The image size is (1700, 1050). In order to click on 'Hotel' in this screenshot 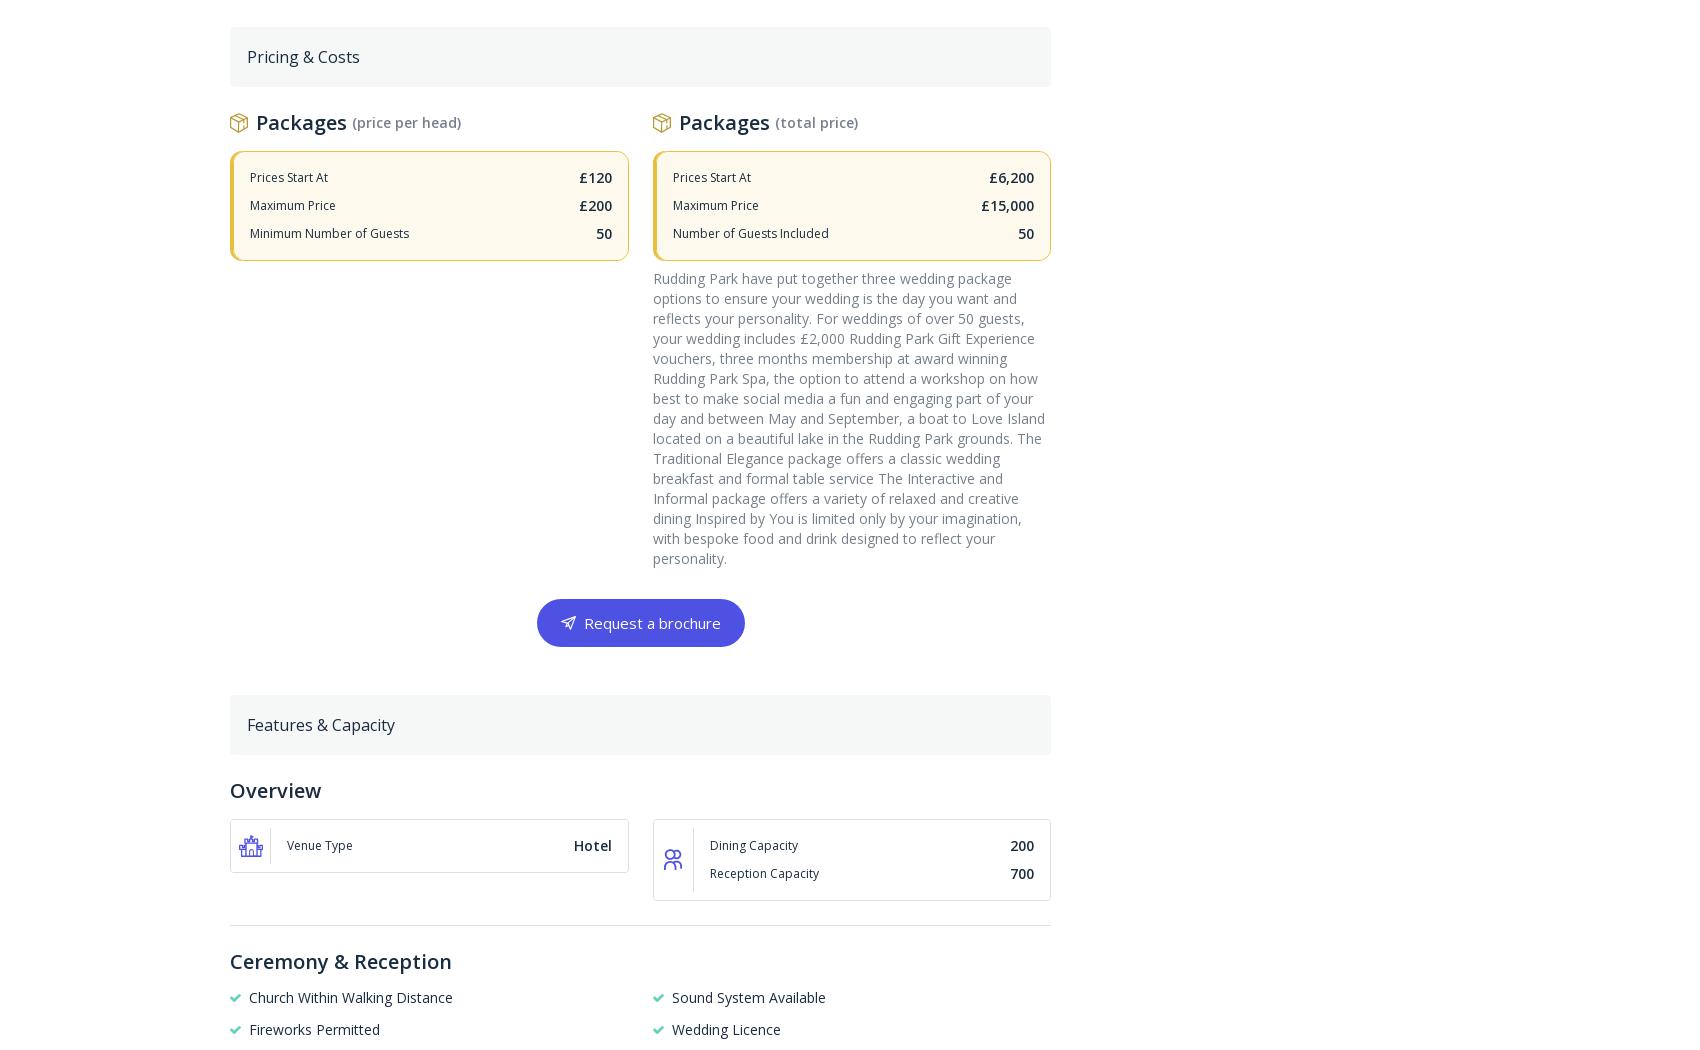, I will do `click(590, 844)`.